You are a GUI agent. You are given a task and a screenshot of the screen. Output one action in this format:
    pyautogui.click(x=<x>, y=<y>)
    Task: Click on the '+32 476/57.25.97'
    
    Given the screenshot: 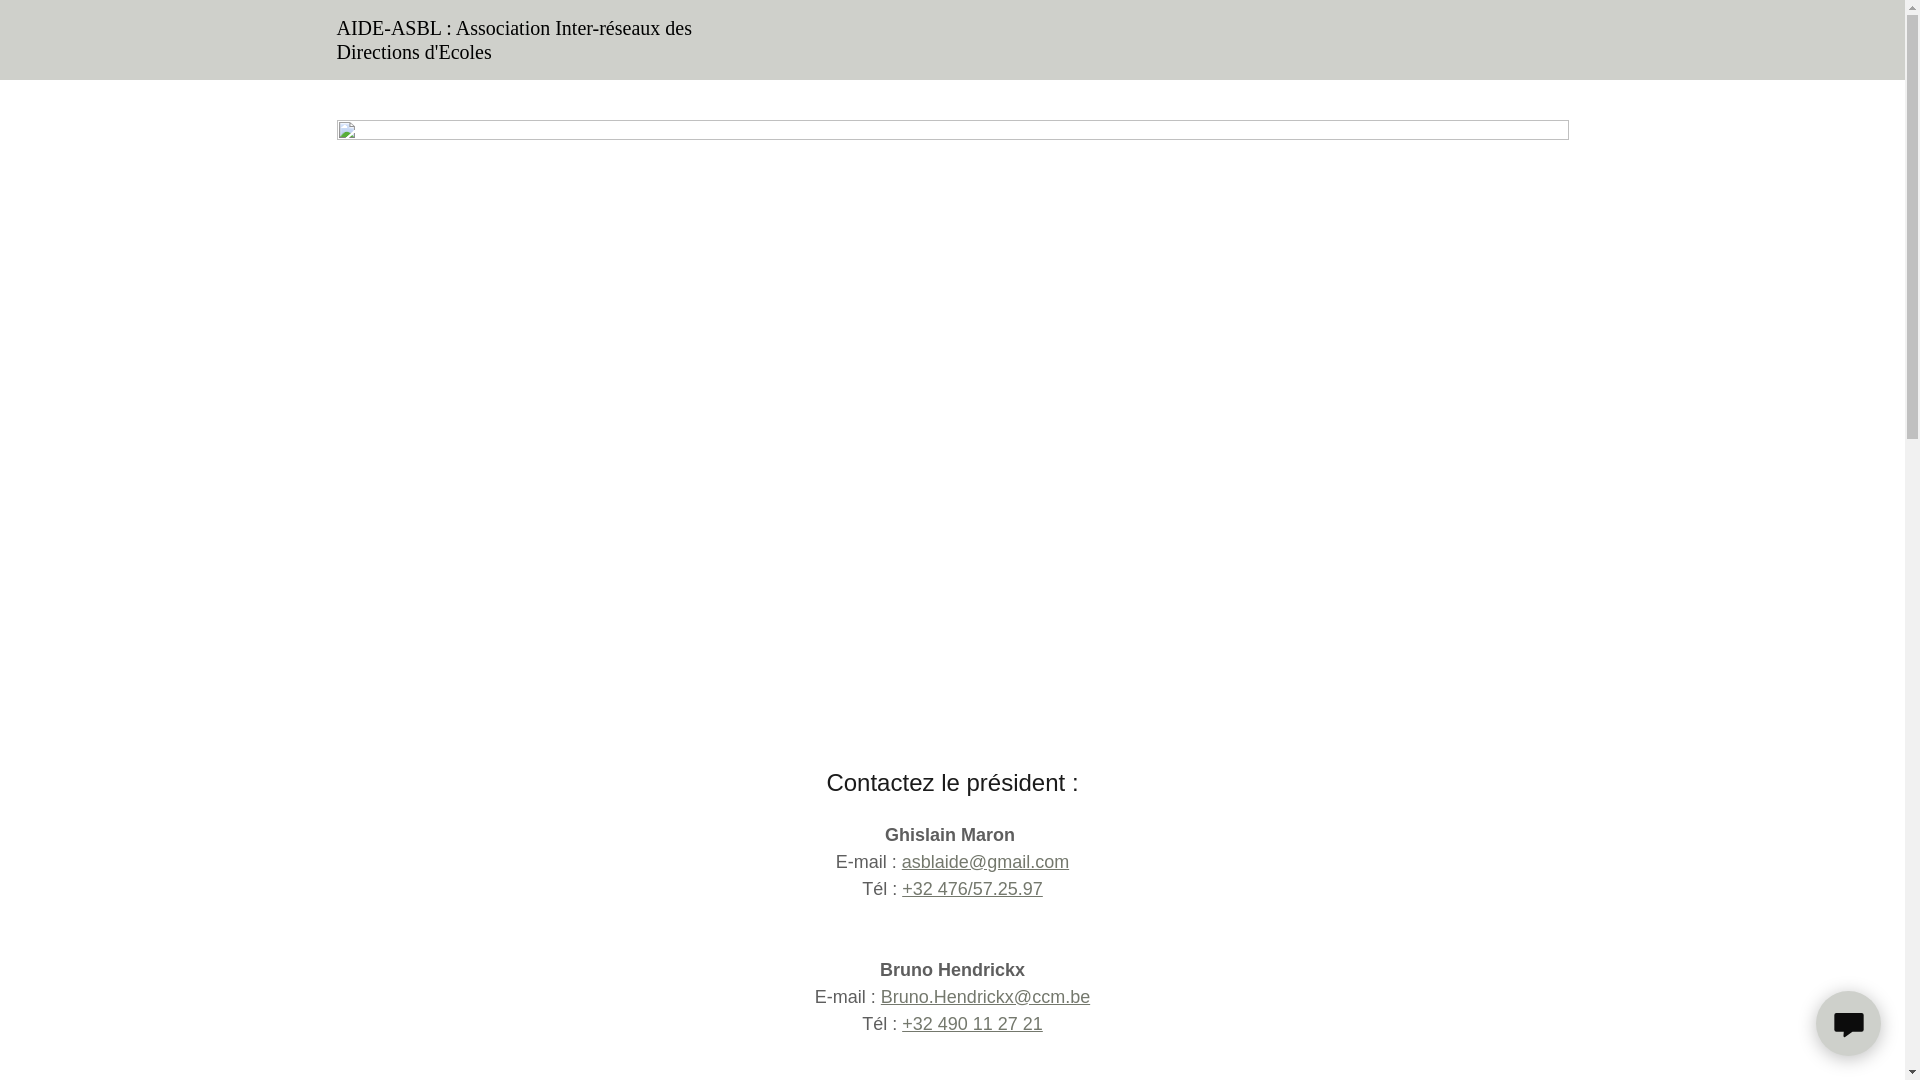 What is the action you would take?
    pyautogui.click(x=972, y=887)
    